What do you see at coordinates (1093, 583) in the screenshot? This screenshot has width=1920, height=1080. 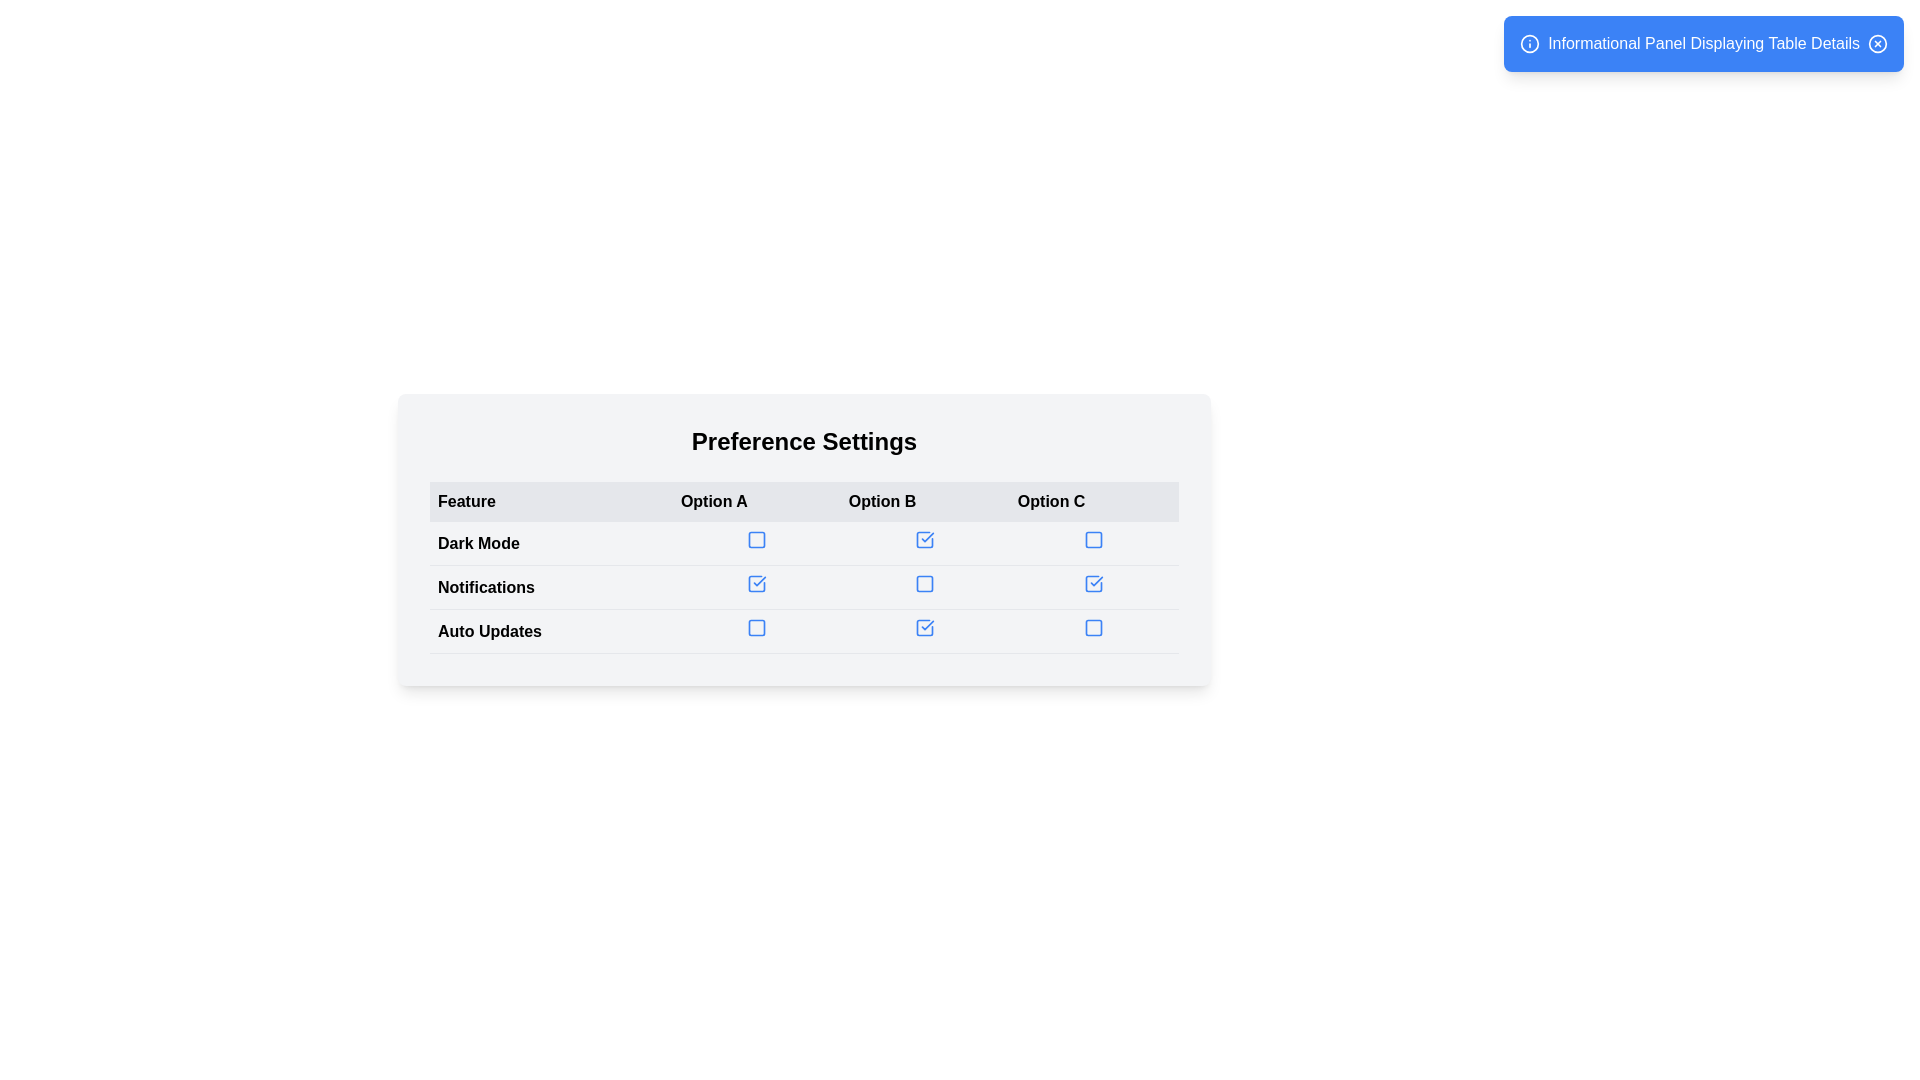 I see `the checkbox for 'Auto Updates' under 'Option C'` at bounding box center [1093, 583].